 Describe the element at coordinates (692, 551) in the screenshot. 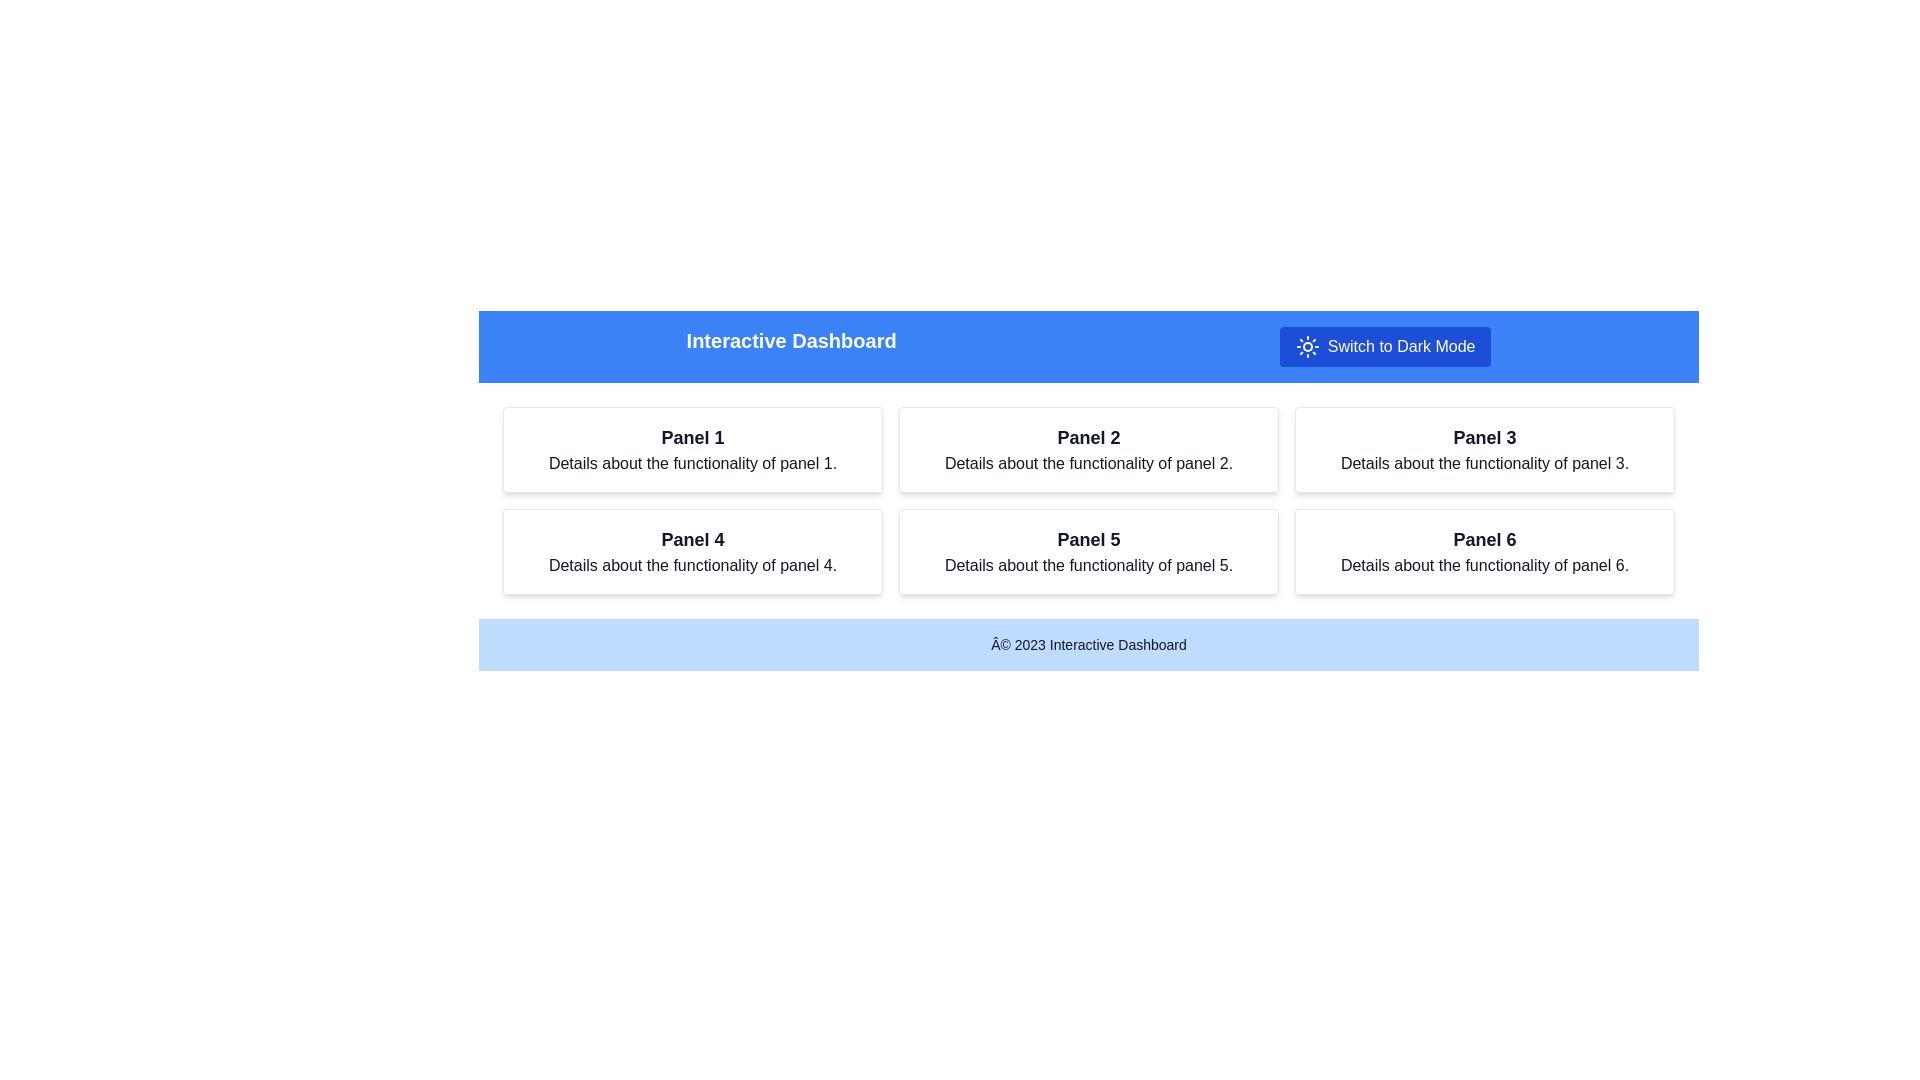

I see `the Information panel titled 'Panel 4', which is located in the lower row of a grid layout, occupying the leftmost position, immediately below 'Panel 1' and to the left of 'Panel 5'` at that location.